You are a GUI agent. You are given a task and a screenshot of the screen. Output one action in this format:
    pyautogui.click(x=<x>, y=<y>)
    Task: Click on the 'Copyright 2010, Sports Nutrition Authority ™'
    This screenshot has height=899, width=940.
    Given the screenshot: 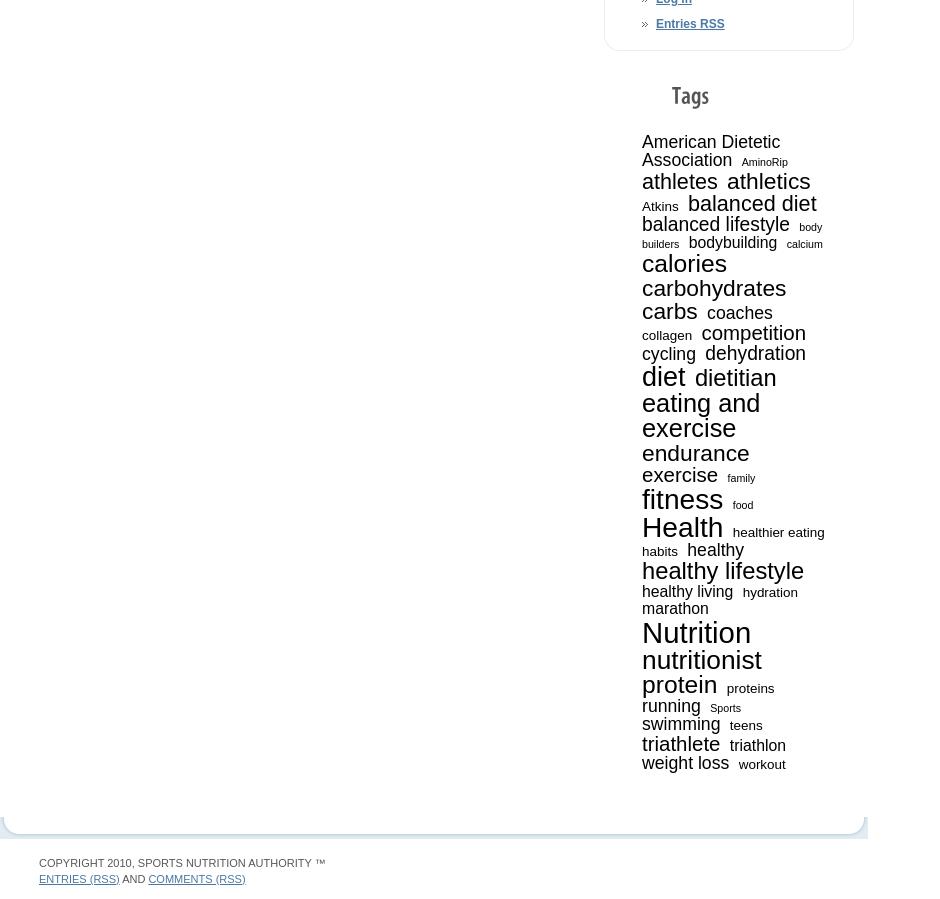 What is the action you would take?
    pyautogui.click(x=39, y=861)
    